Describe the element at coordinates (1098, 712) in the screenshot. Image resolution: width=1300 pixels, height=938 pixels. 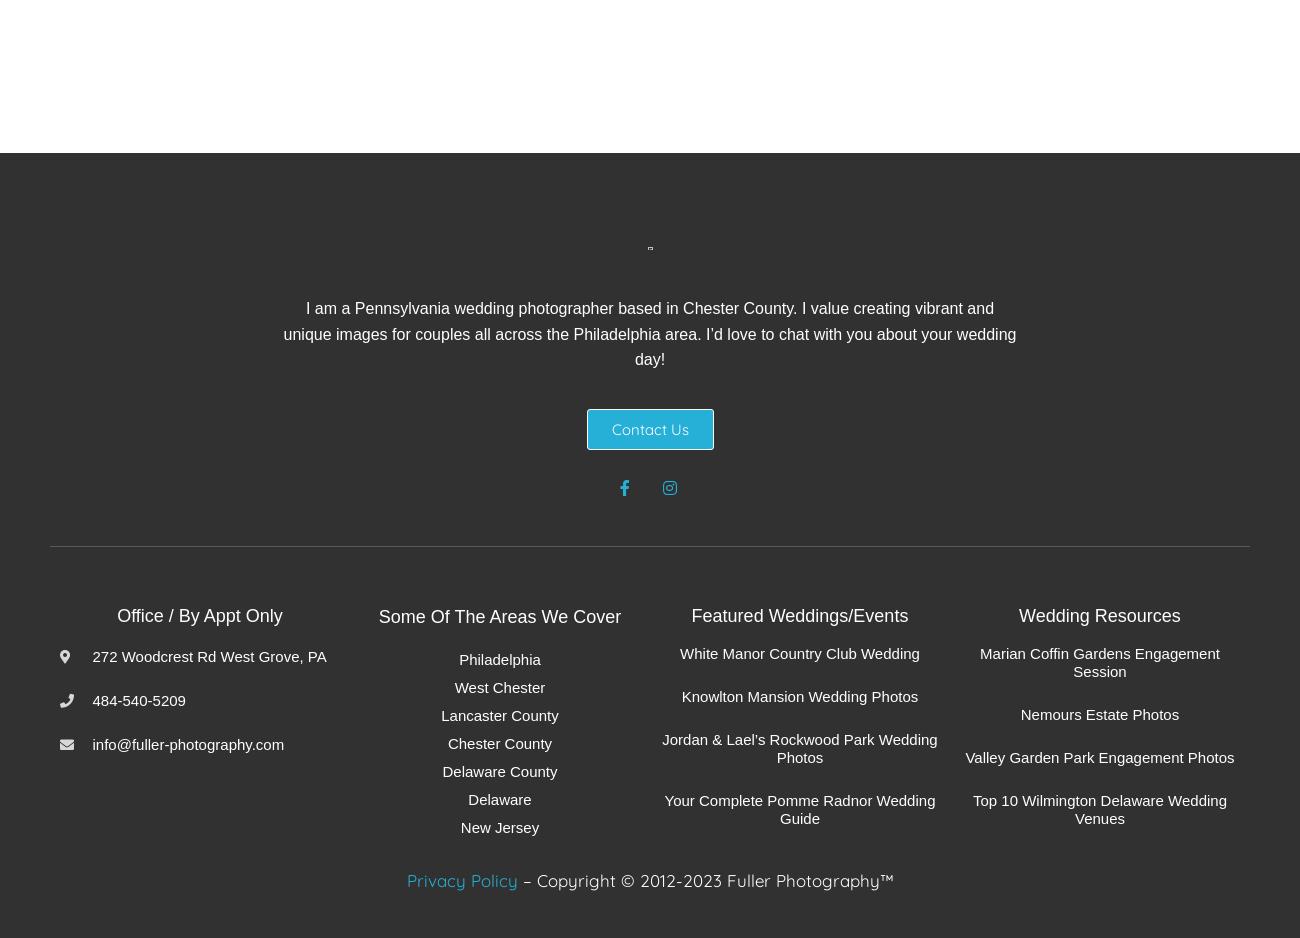
I see `'Nemours Estate Photos'` at that location.